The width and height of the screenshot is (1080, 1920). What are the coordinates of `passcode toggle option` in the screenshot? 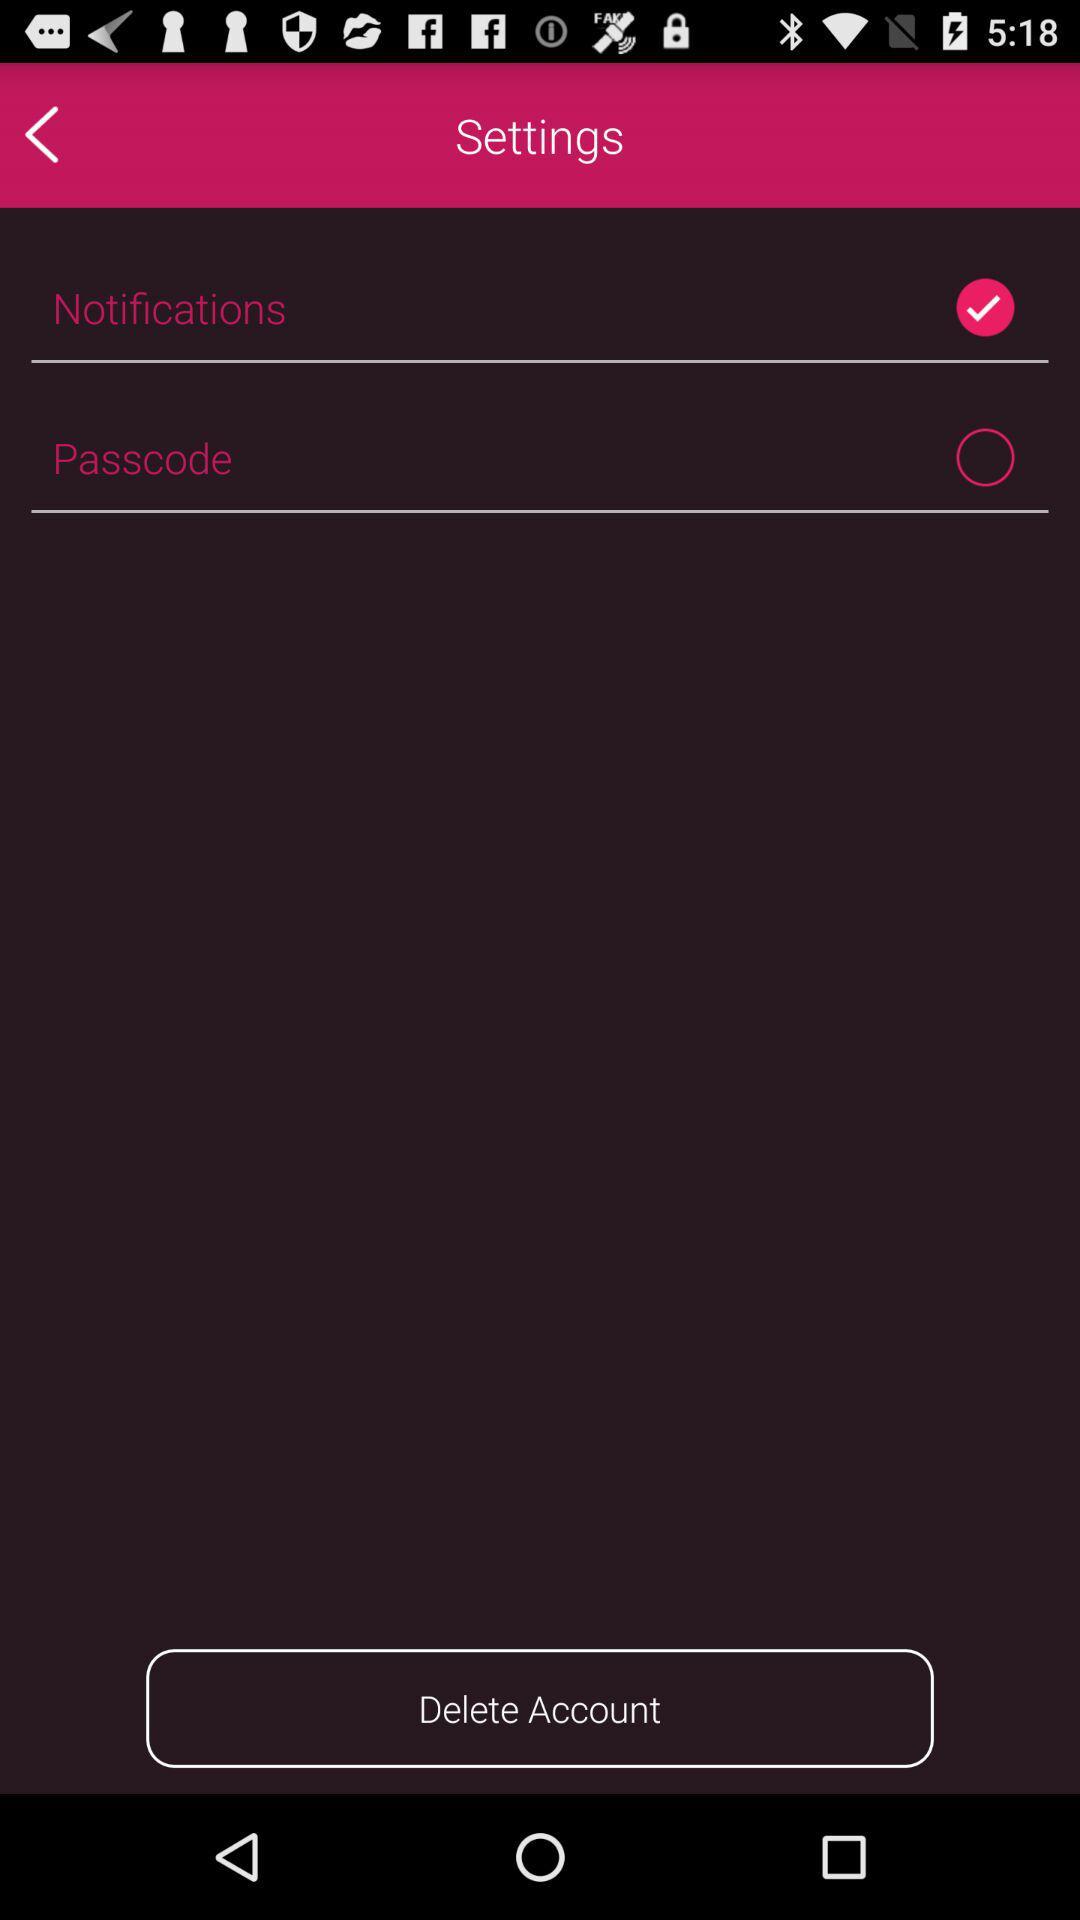 It's located at (984, 456).